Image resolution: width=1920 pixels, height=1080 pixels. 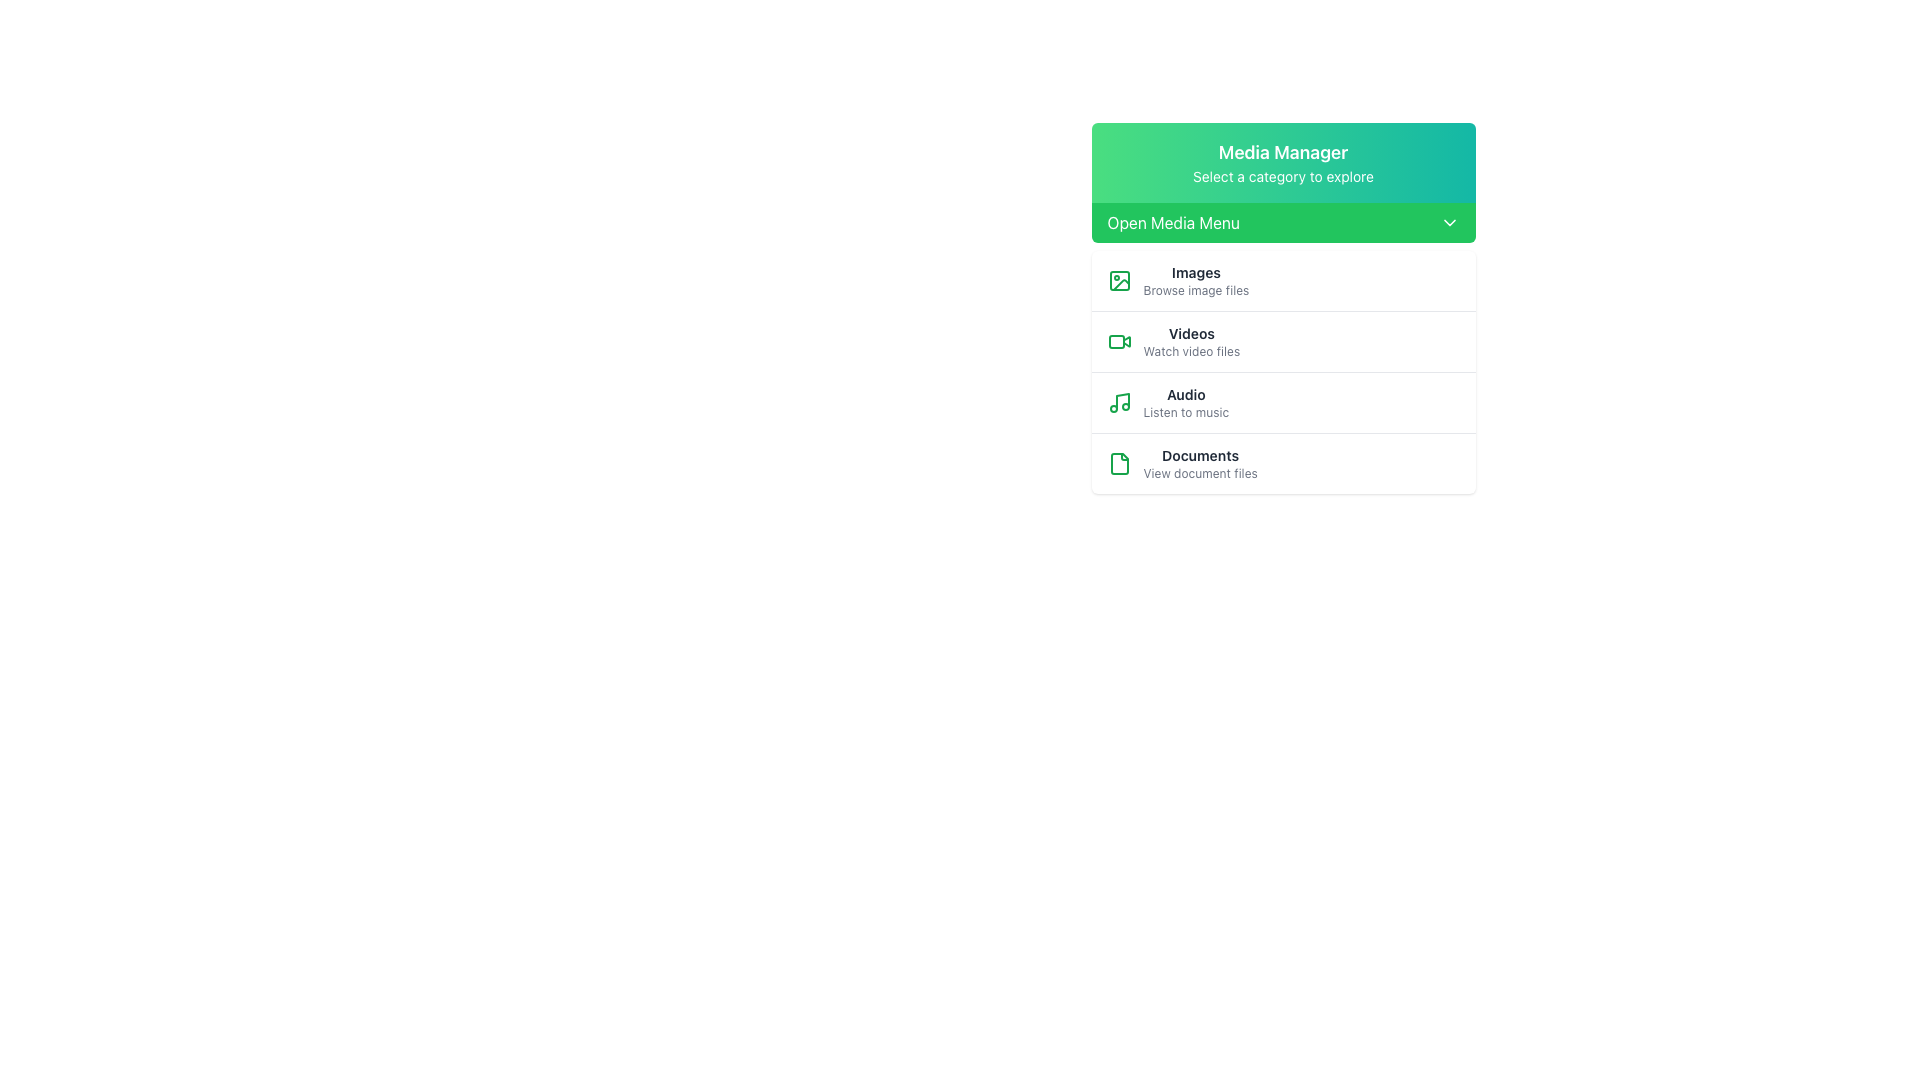 I want to click on the second menu item in the 'Media Manager' section, which is for video-related options, located between 'Images' and 'Audio', so click(x=1191, y=341).